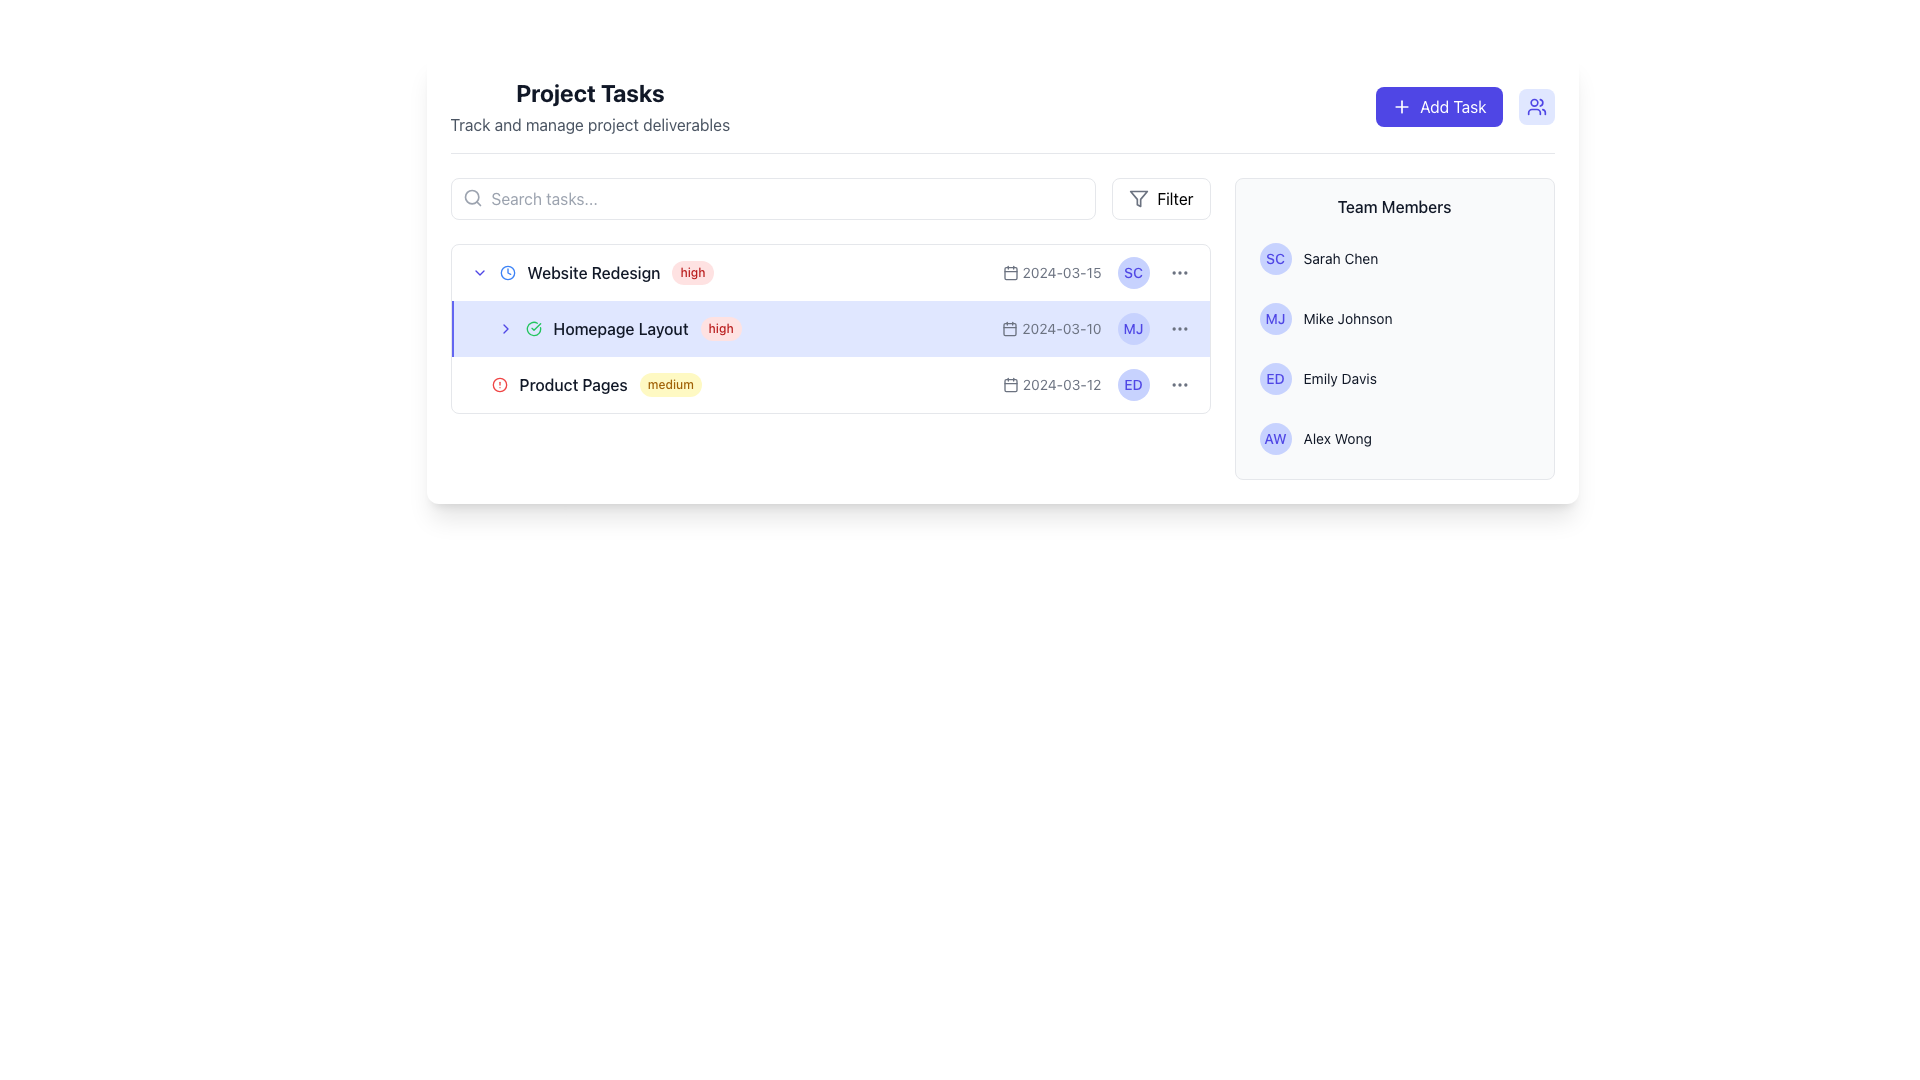  What do you see at coordinates (478, 273) in the screenshot?
I see `the downward-facing chevron icon with a rounded blue background located at the top-left corner of the 'Website Redesign' row in the 'Project Tasks' list` at bounding box center [478, 273].